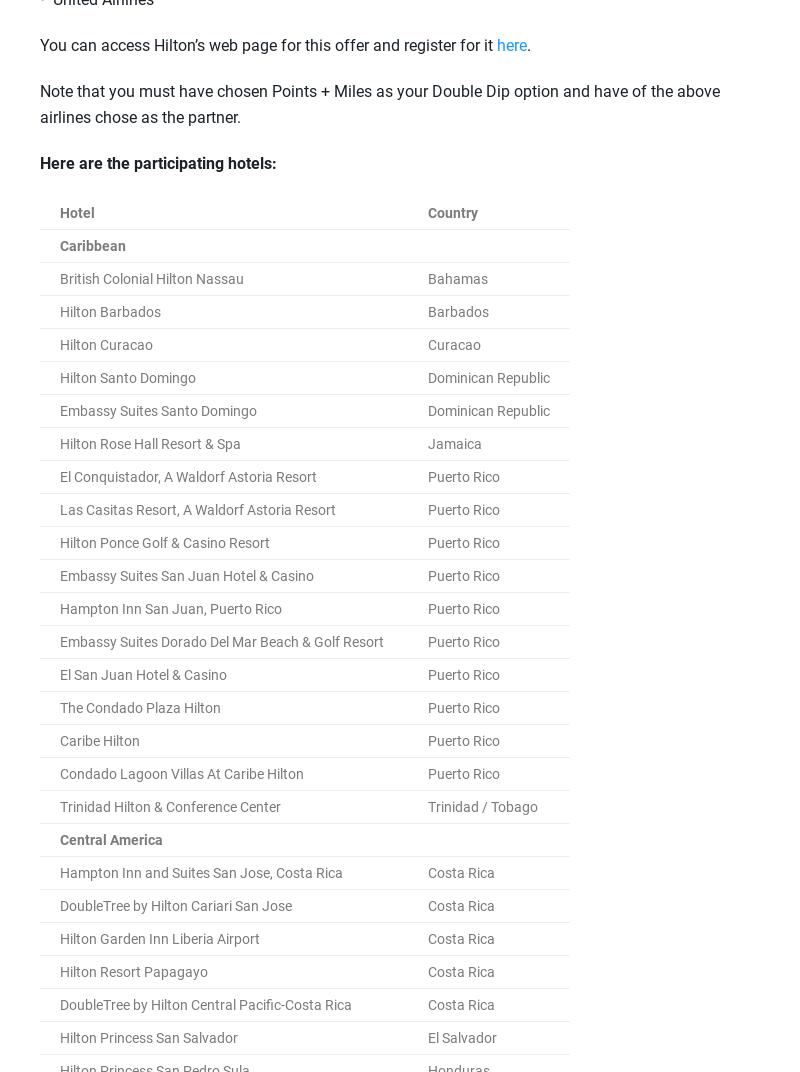  I want to click on 'Curacao', so click(453, 344).